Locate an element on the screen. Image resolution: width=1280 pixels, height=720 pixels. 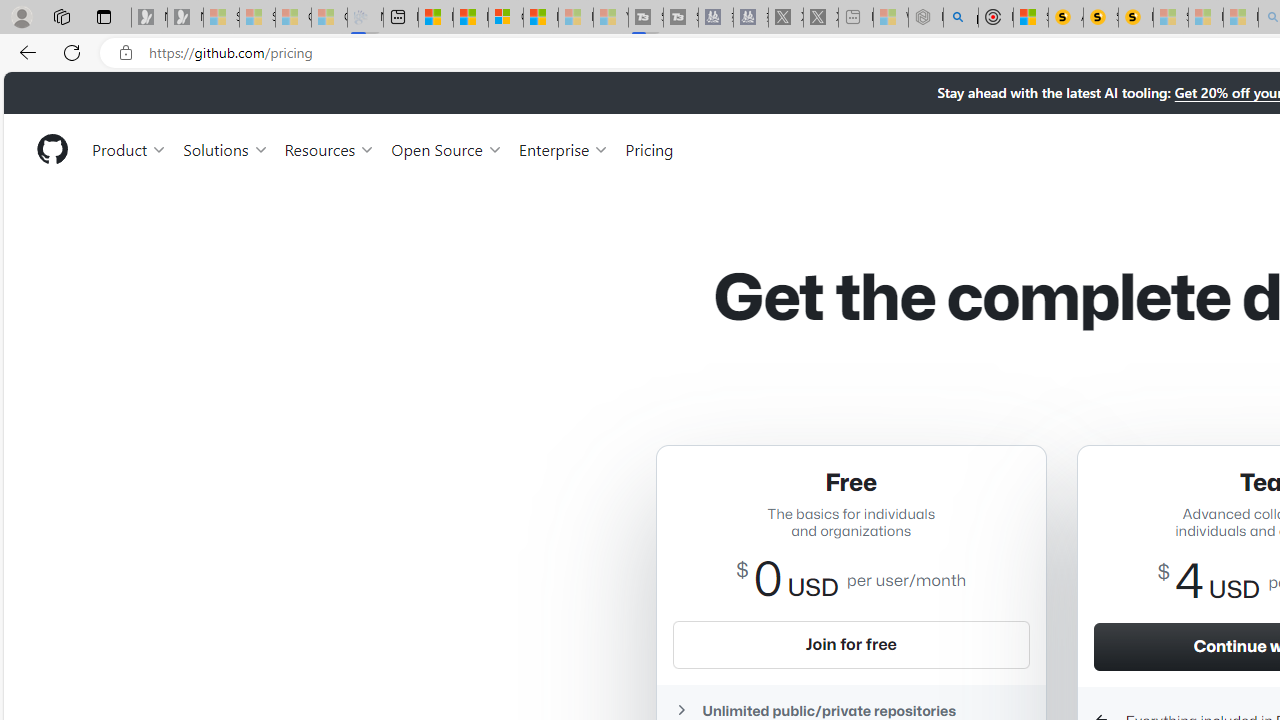
'Homepage' is located at coordinates (51, 148).